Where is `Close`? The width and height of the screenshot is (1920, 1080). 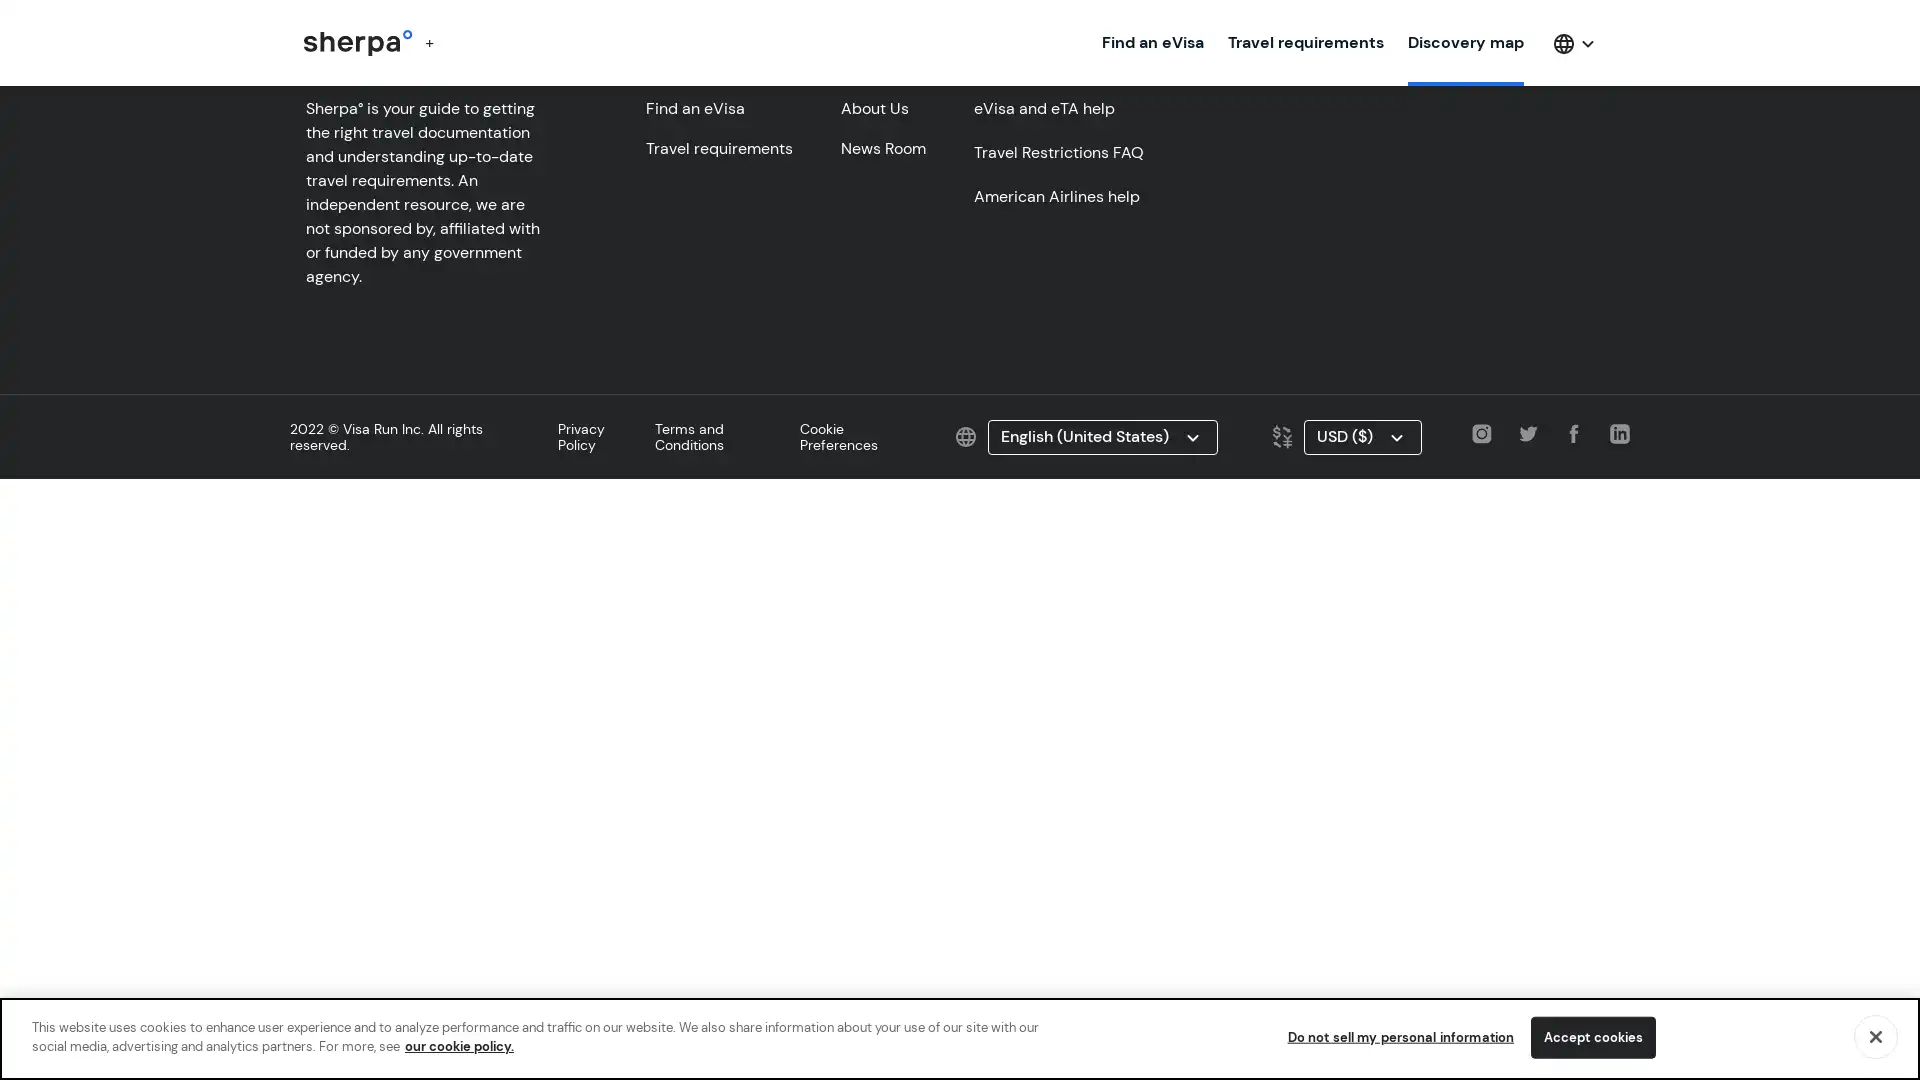
Close is located at coordinates (1875, 1035).